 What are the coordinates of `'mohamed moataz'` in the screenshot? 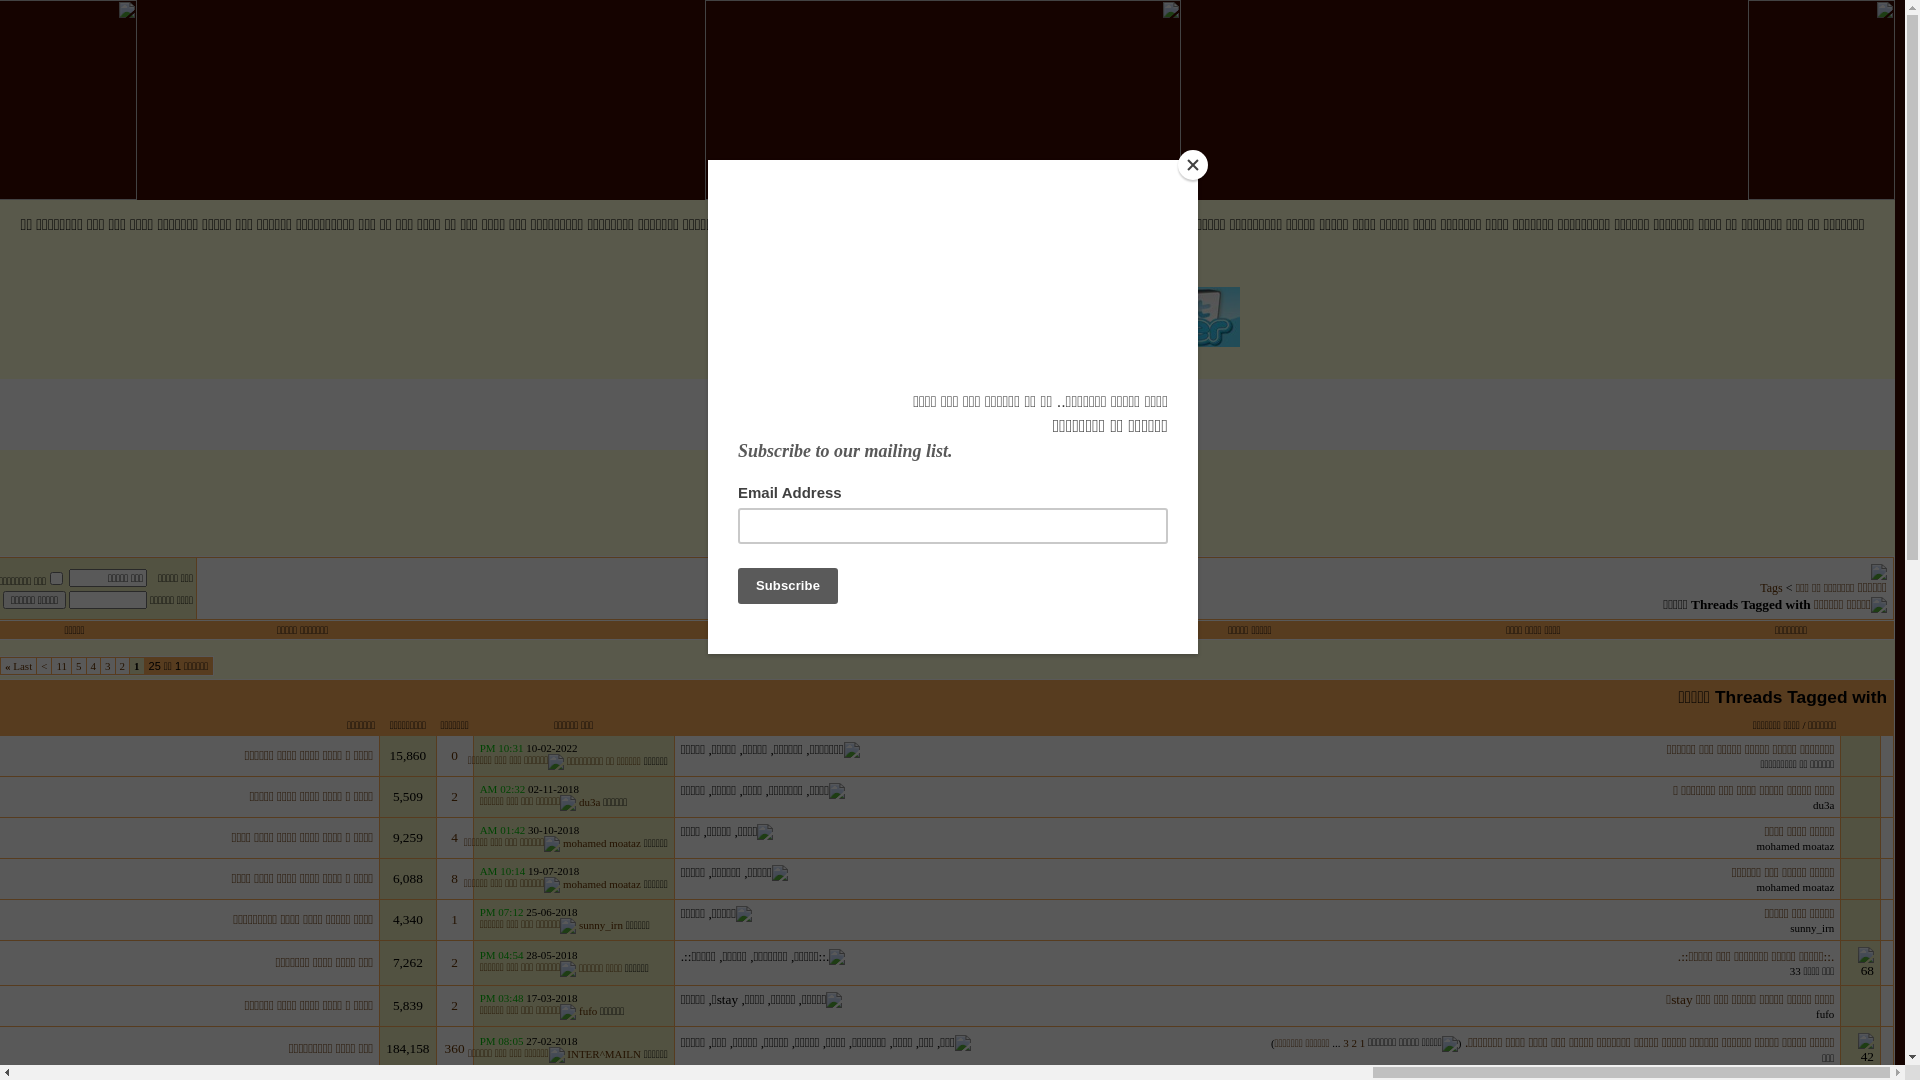 It's located at (1755, 886).